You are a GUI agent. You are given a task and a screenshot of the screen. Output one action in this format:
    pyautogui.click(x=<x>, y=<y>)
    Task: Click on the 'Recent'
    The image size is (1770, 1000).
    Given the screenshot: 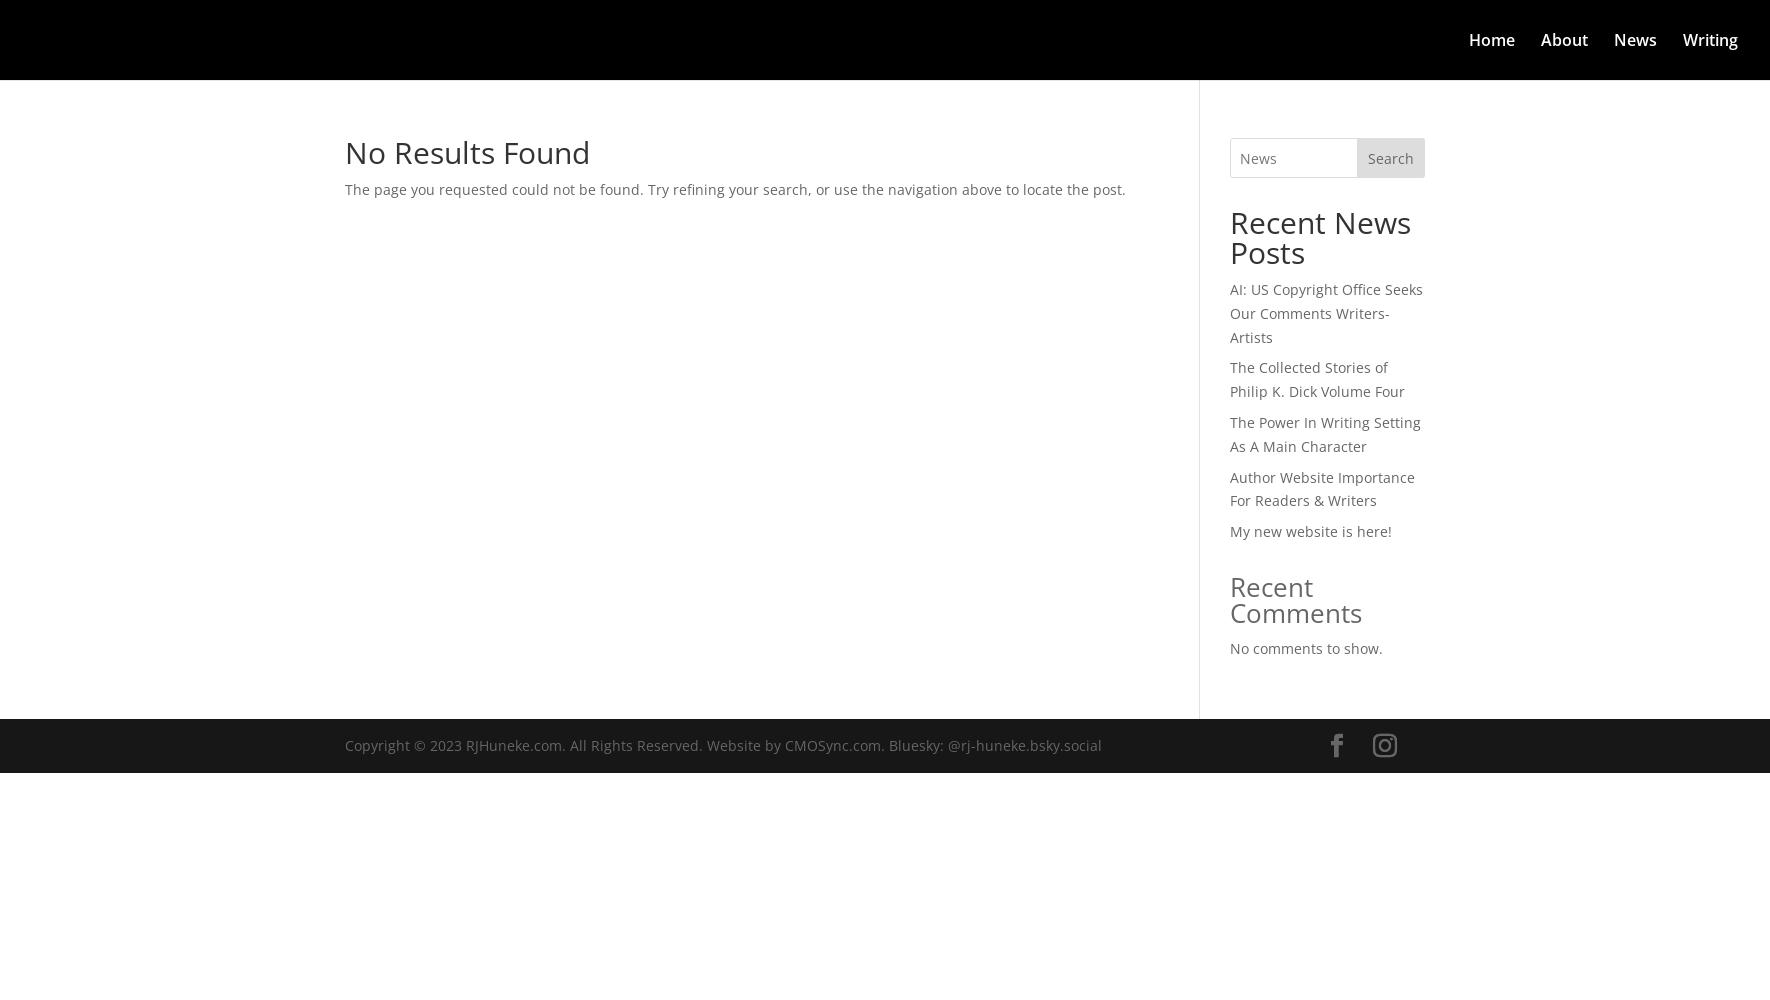 What is the action you would take?
    pyautogui.click(x=1269, y=585)
    